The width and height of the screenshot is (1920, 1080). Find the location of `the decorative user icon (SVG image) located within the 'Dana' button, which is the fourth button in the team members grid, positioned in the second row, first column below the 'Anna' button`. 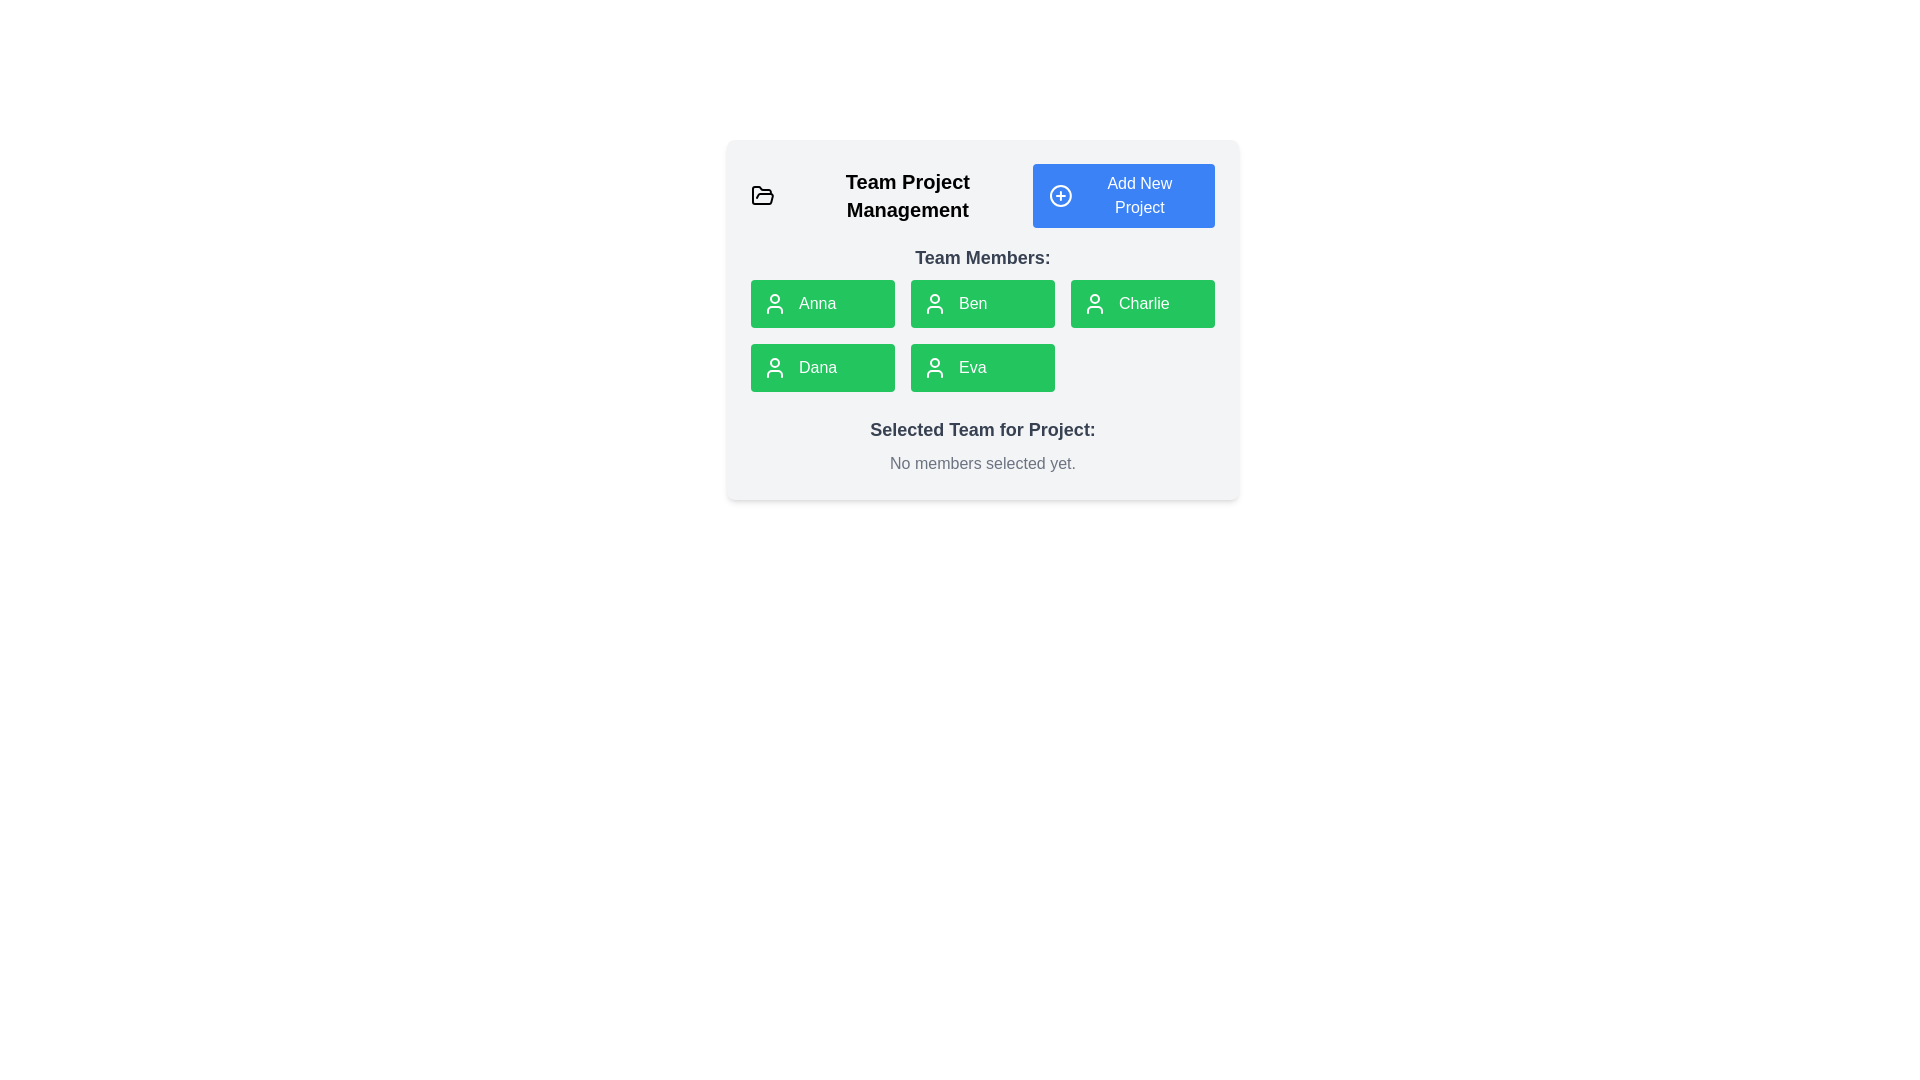

the decorative user icon (SVG image) located within the 'Dana' button, which is the fourth button in the team members grid, positioned in the second row, first column below the 'Anna' button is located at coordinates (773, 367).